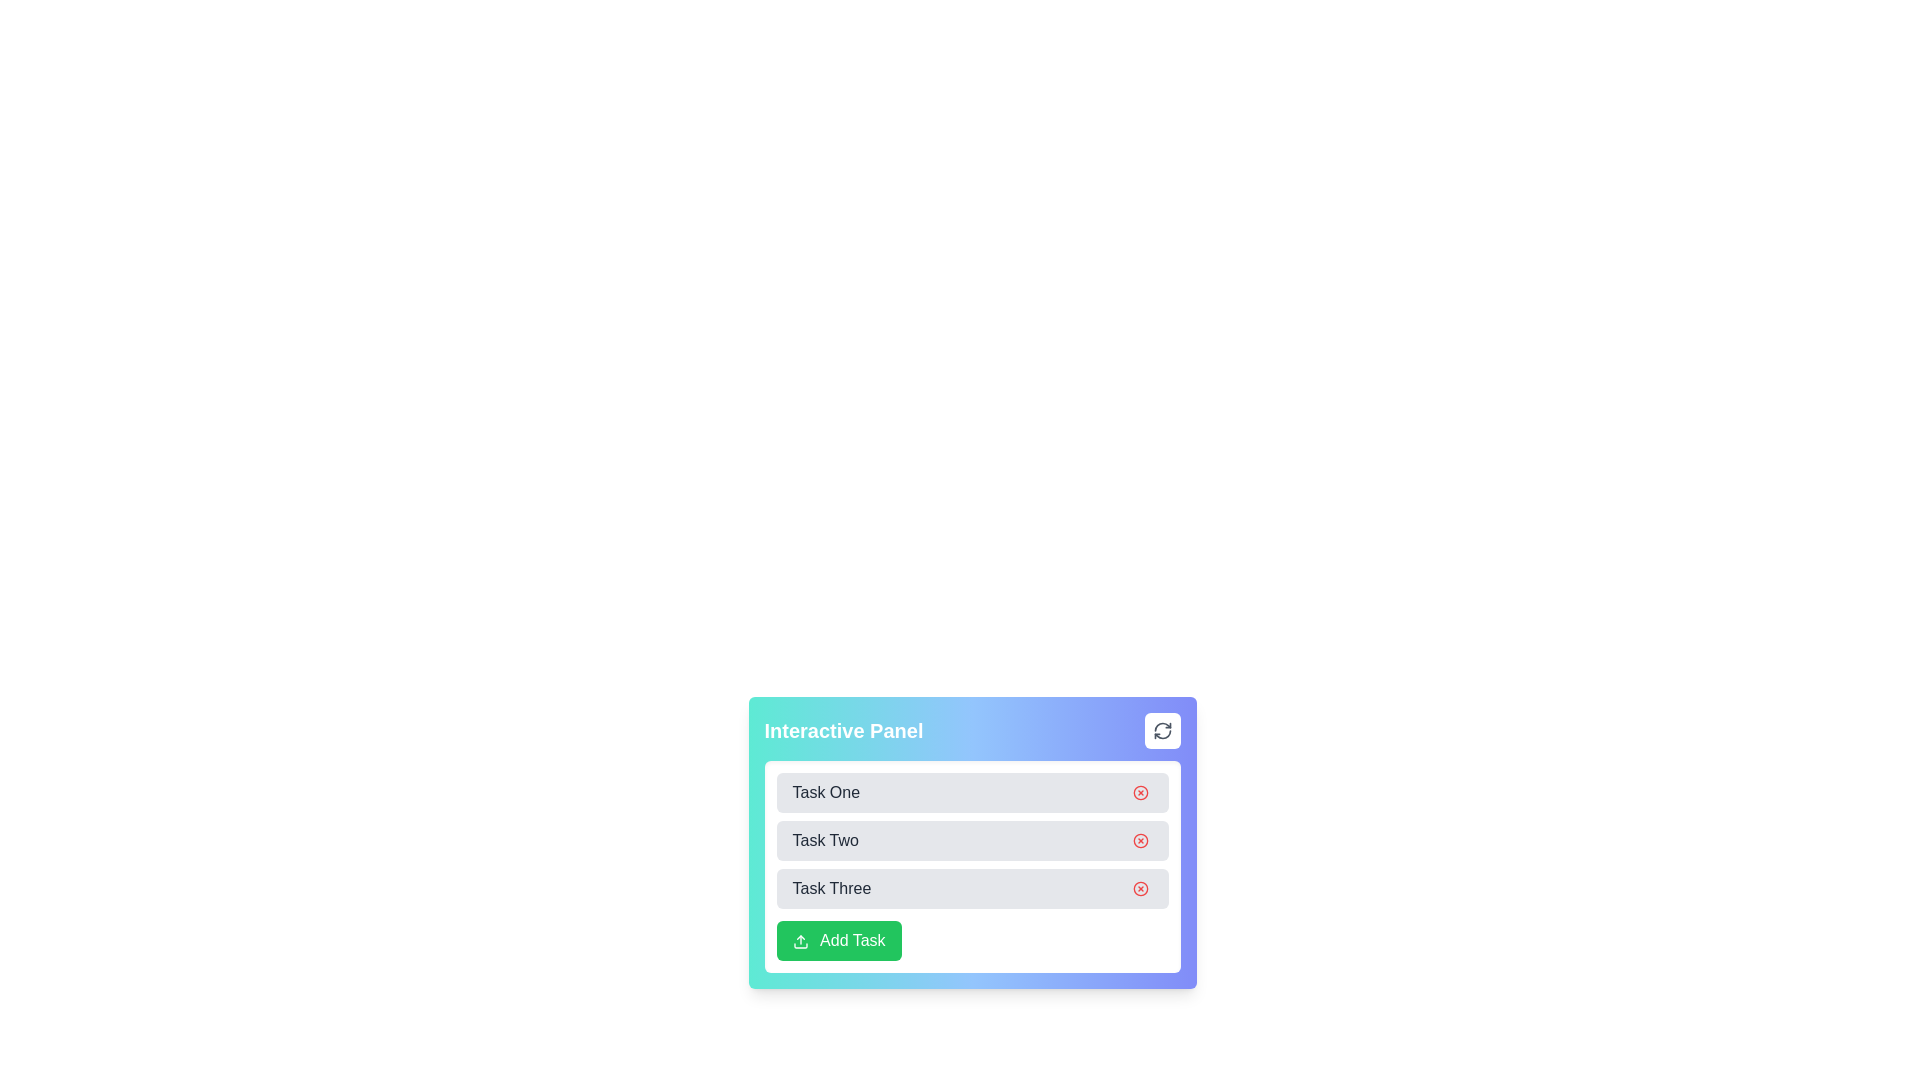 The height and width of the screenshot is (1080, 1920). Describe the element at coordinates (1140, 792) in the screenshot. I see `the deletion icon button for 'Task One' in the 'Interactive Panel'` at that location.